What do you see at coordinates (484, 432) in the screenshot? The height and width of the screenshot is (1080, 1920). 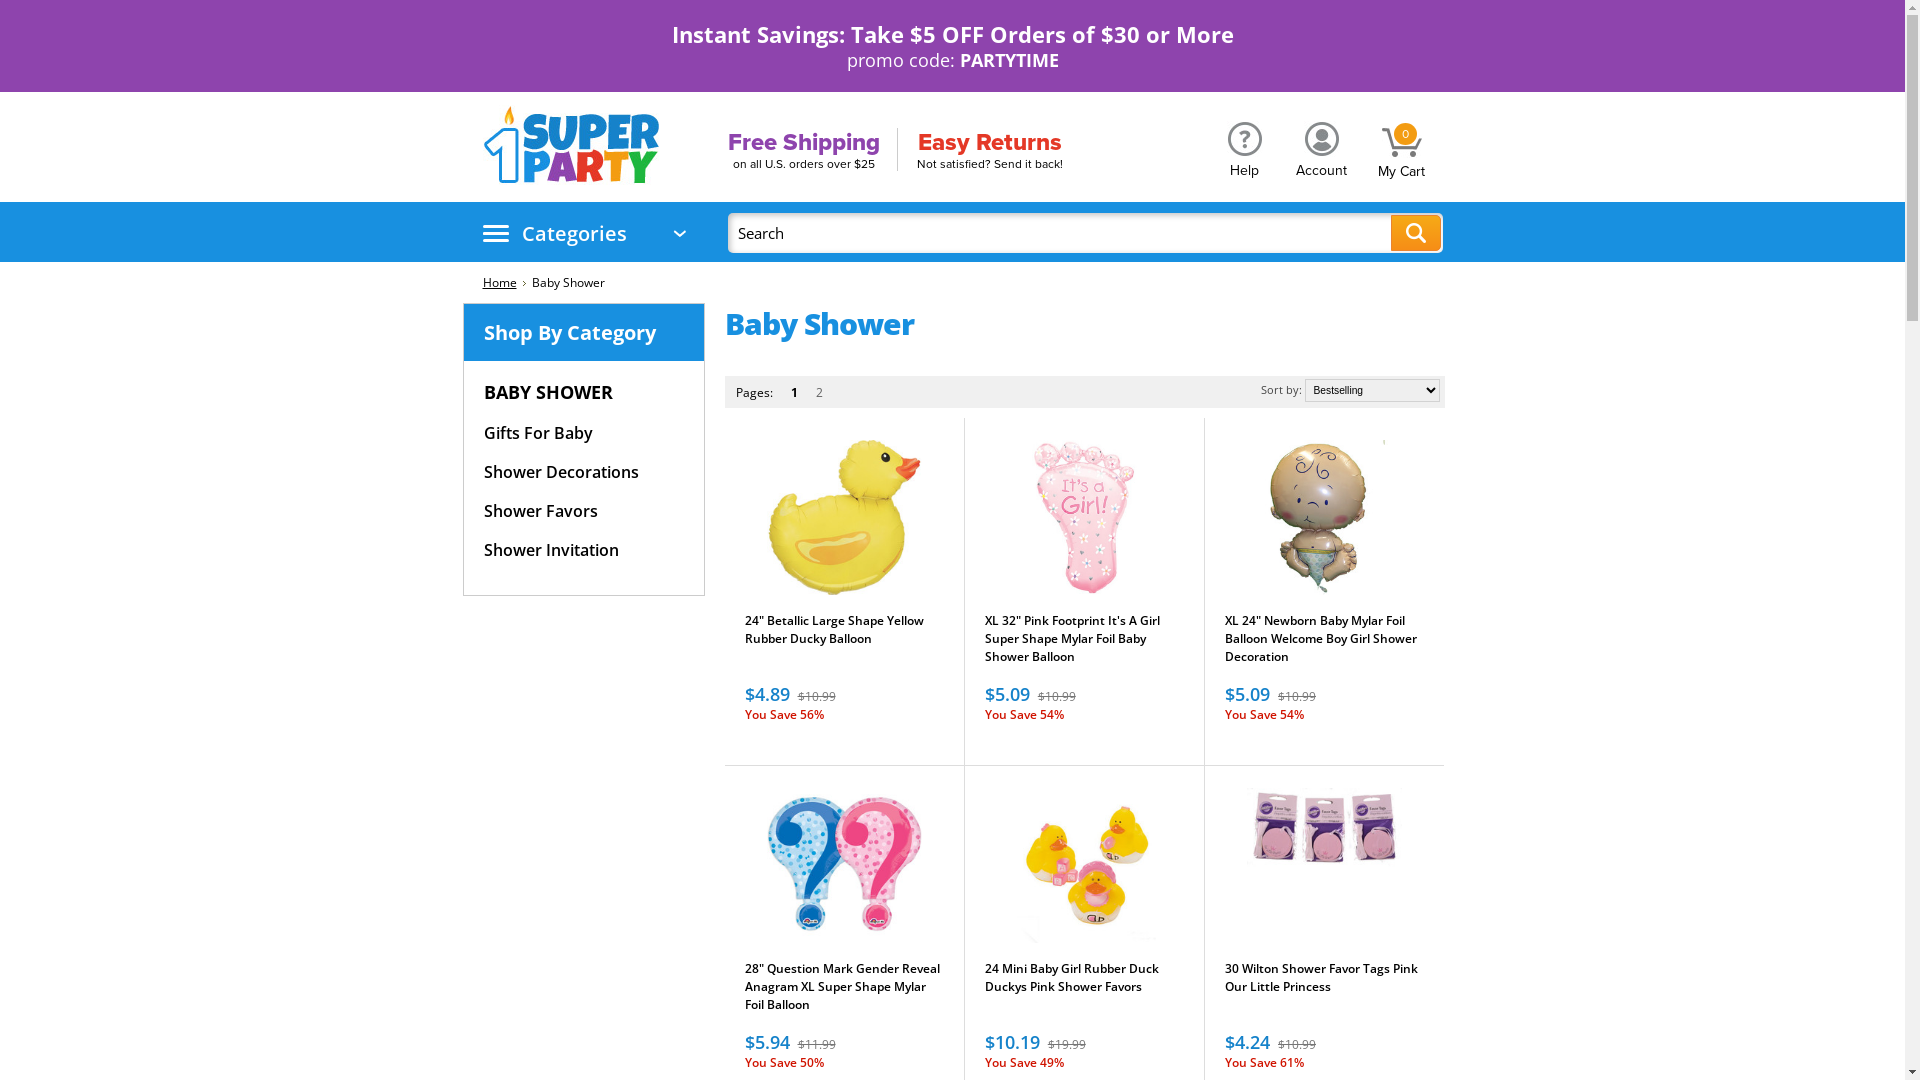 I see `'Gifts For Baby'` at bounding box center [484, 432].